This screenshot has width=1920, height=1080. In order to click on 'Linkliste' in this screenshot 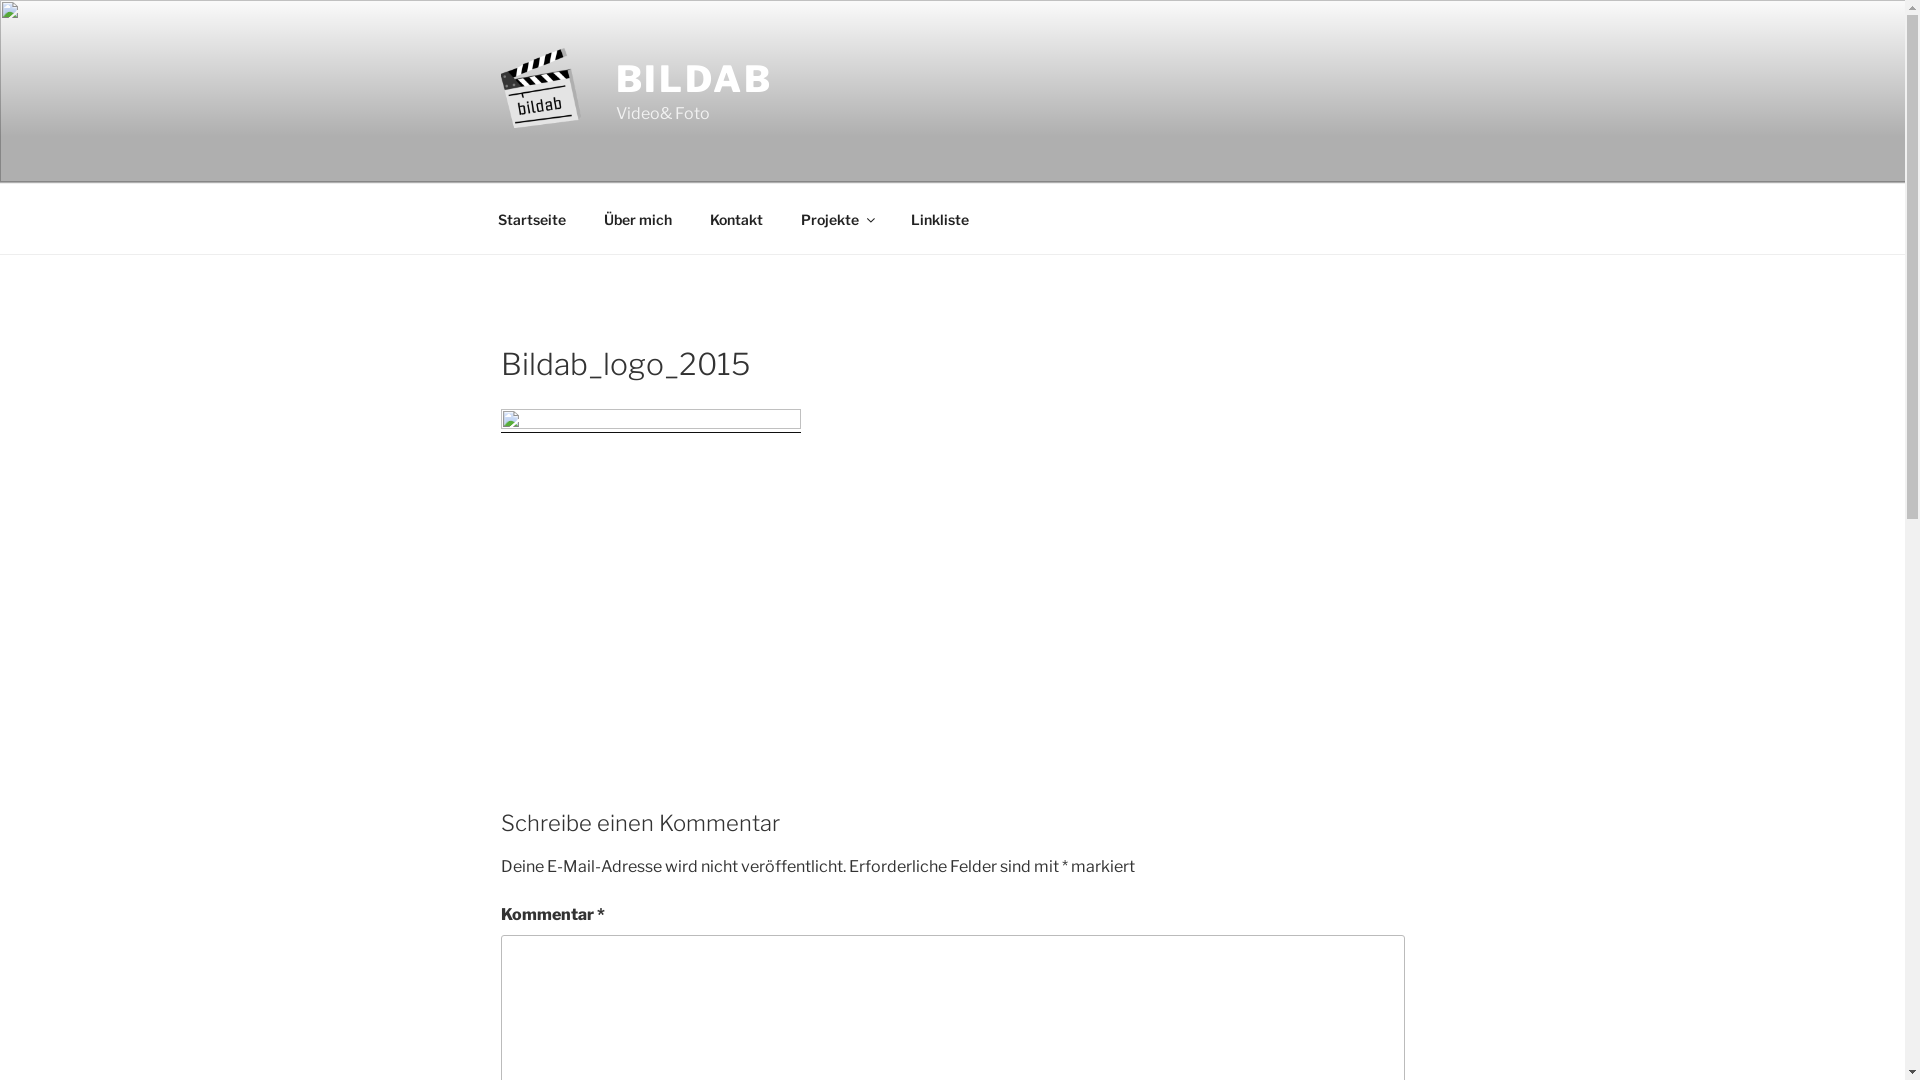, I will do `click(939, 218)`.